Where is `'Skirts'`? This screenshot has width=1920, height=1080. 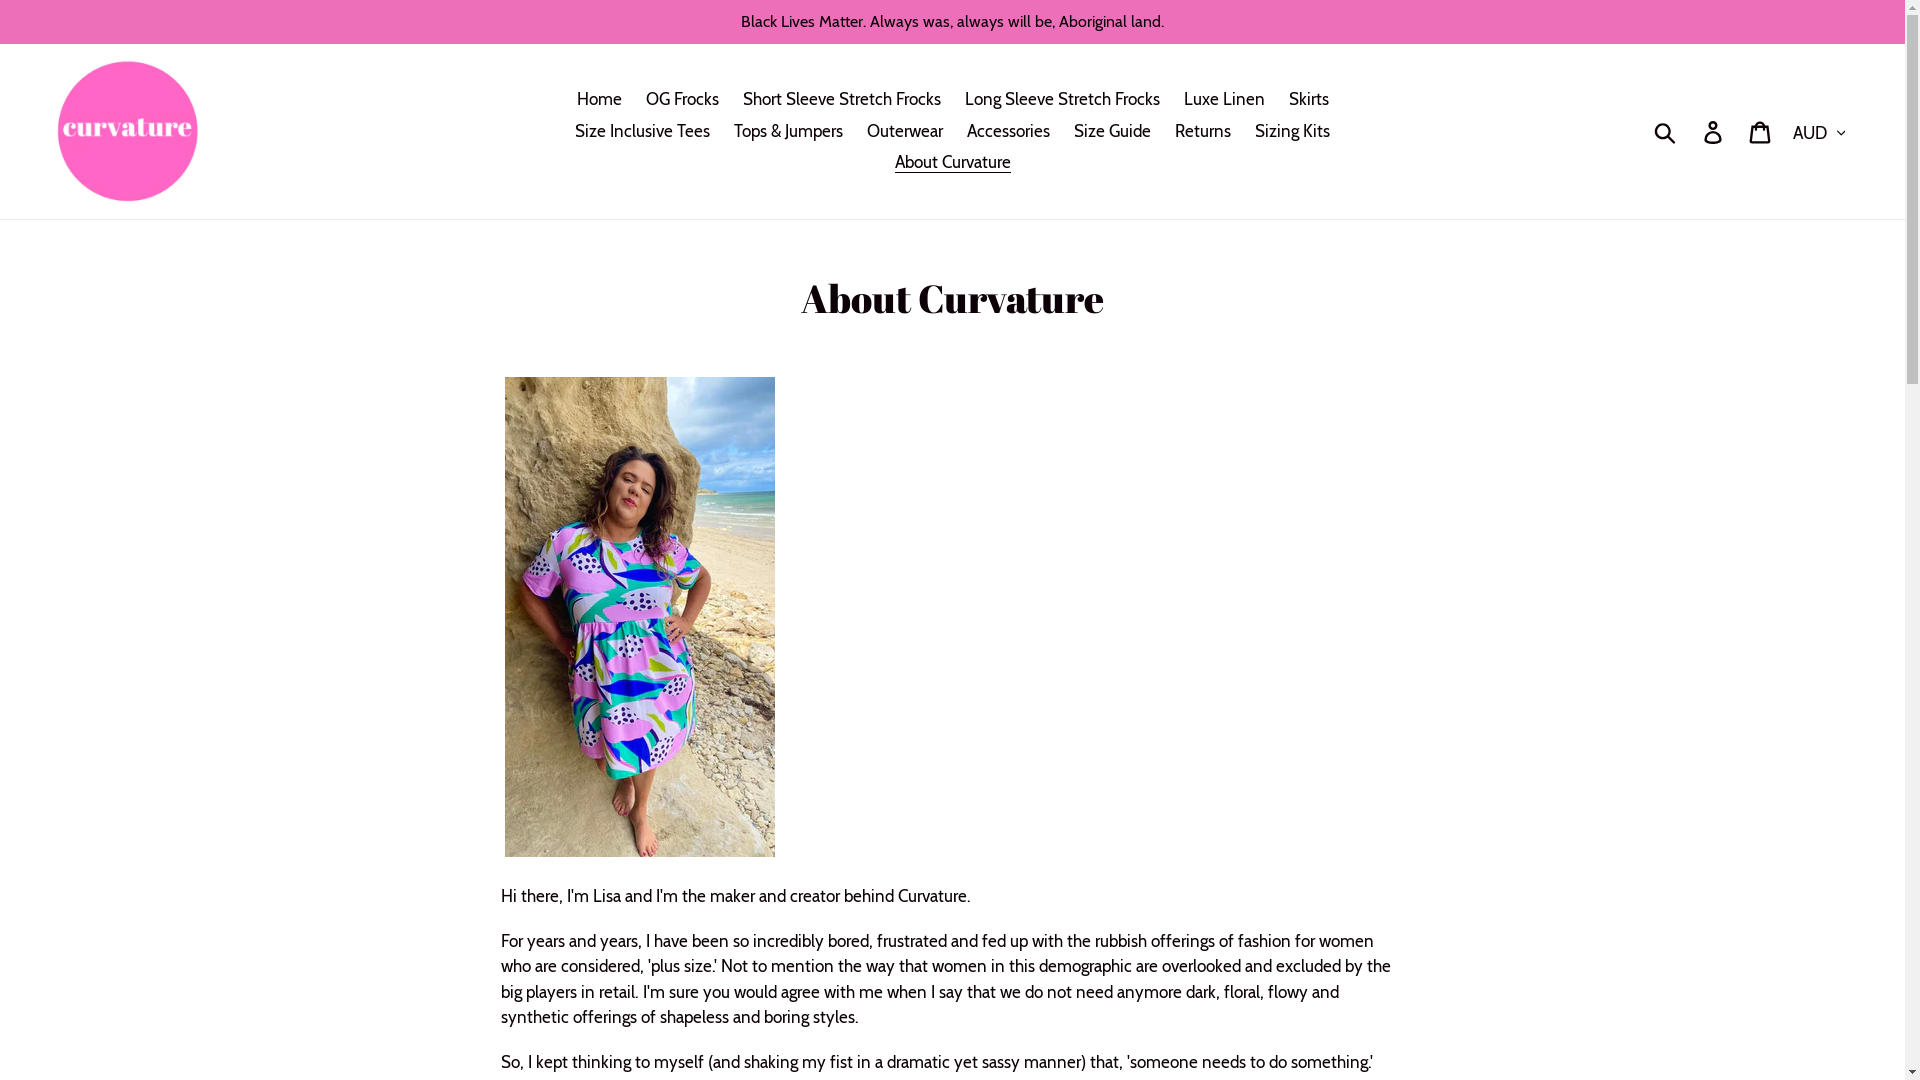 'Skirts' is located at coordinates (1276, 100).